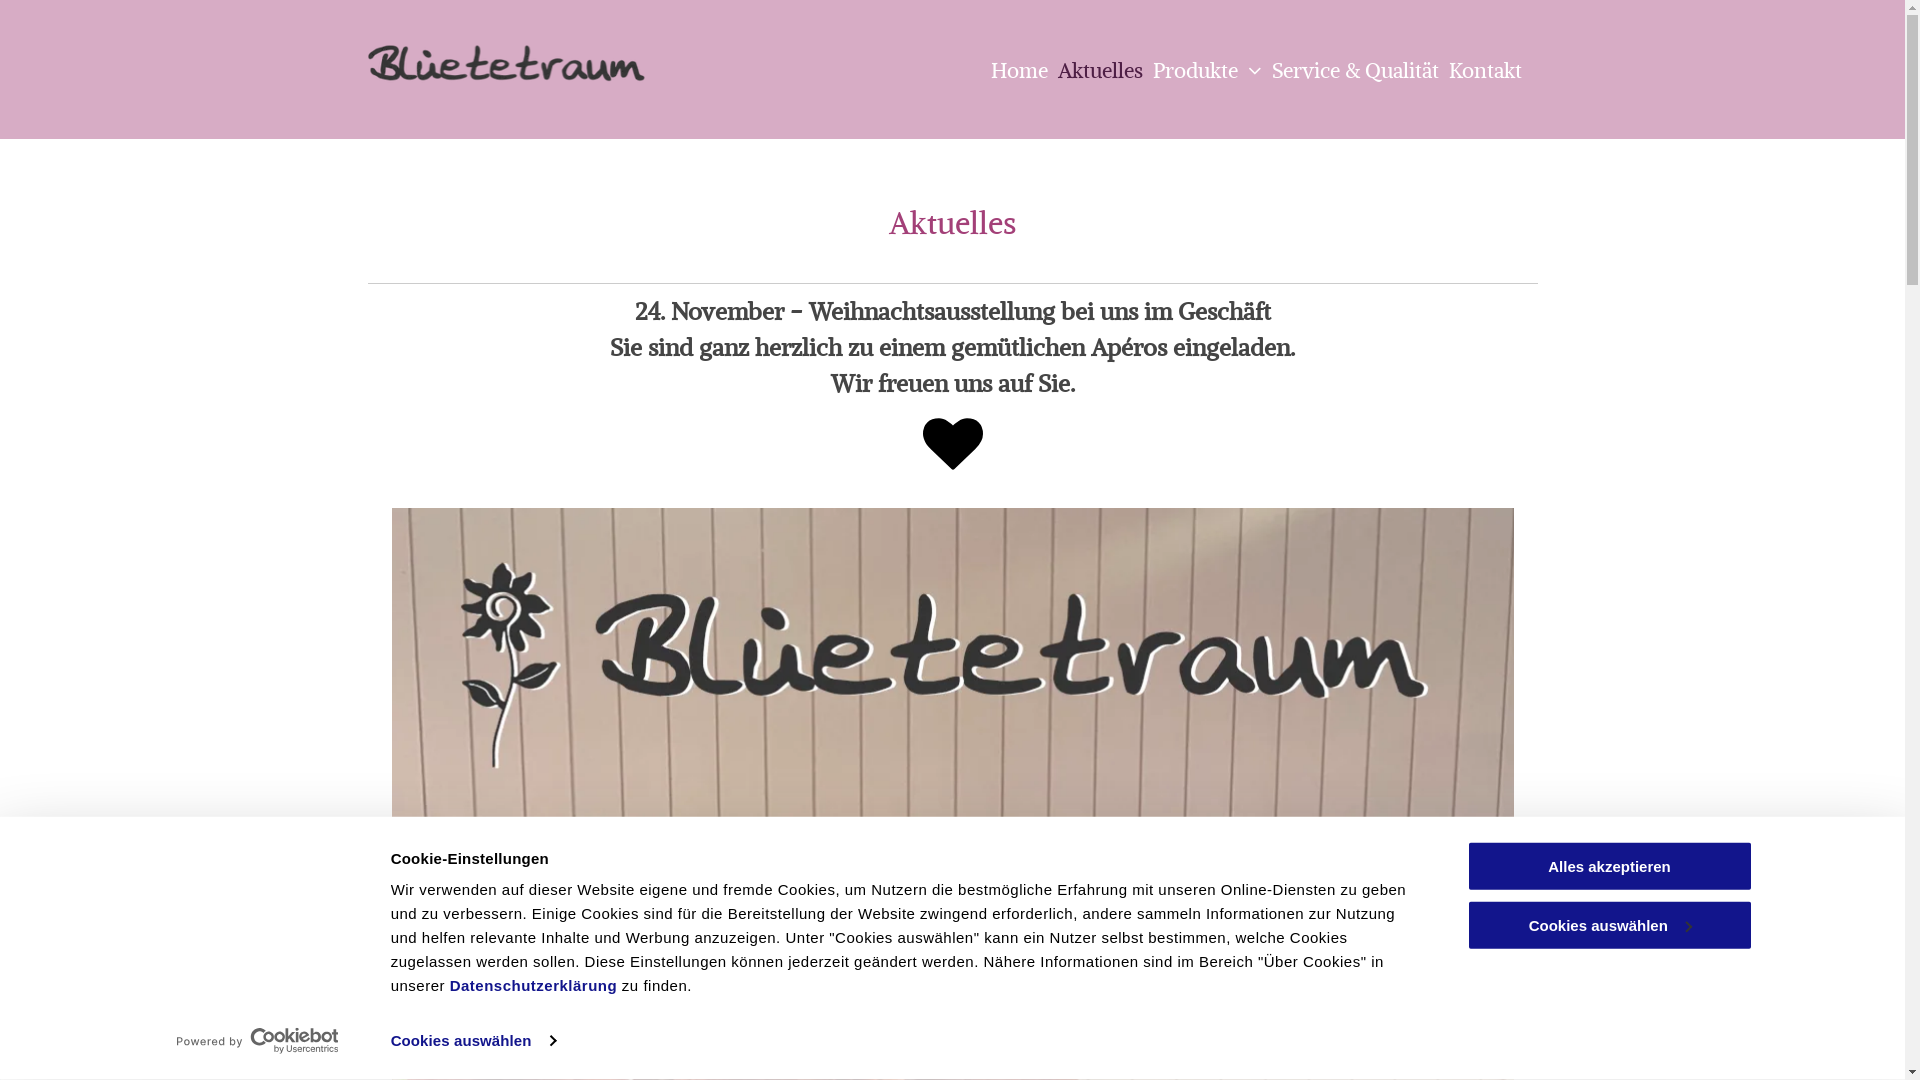 This screenshot has width=1920, height=1080. Describe the element at coordinates (1046, 71) in the screenshot. I see `'Aktuelles'` at that location.